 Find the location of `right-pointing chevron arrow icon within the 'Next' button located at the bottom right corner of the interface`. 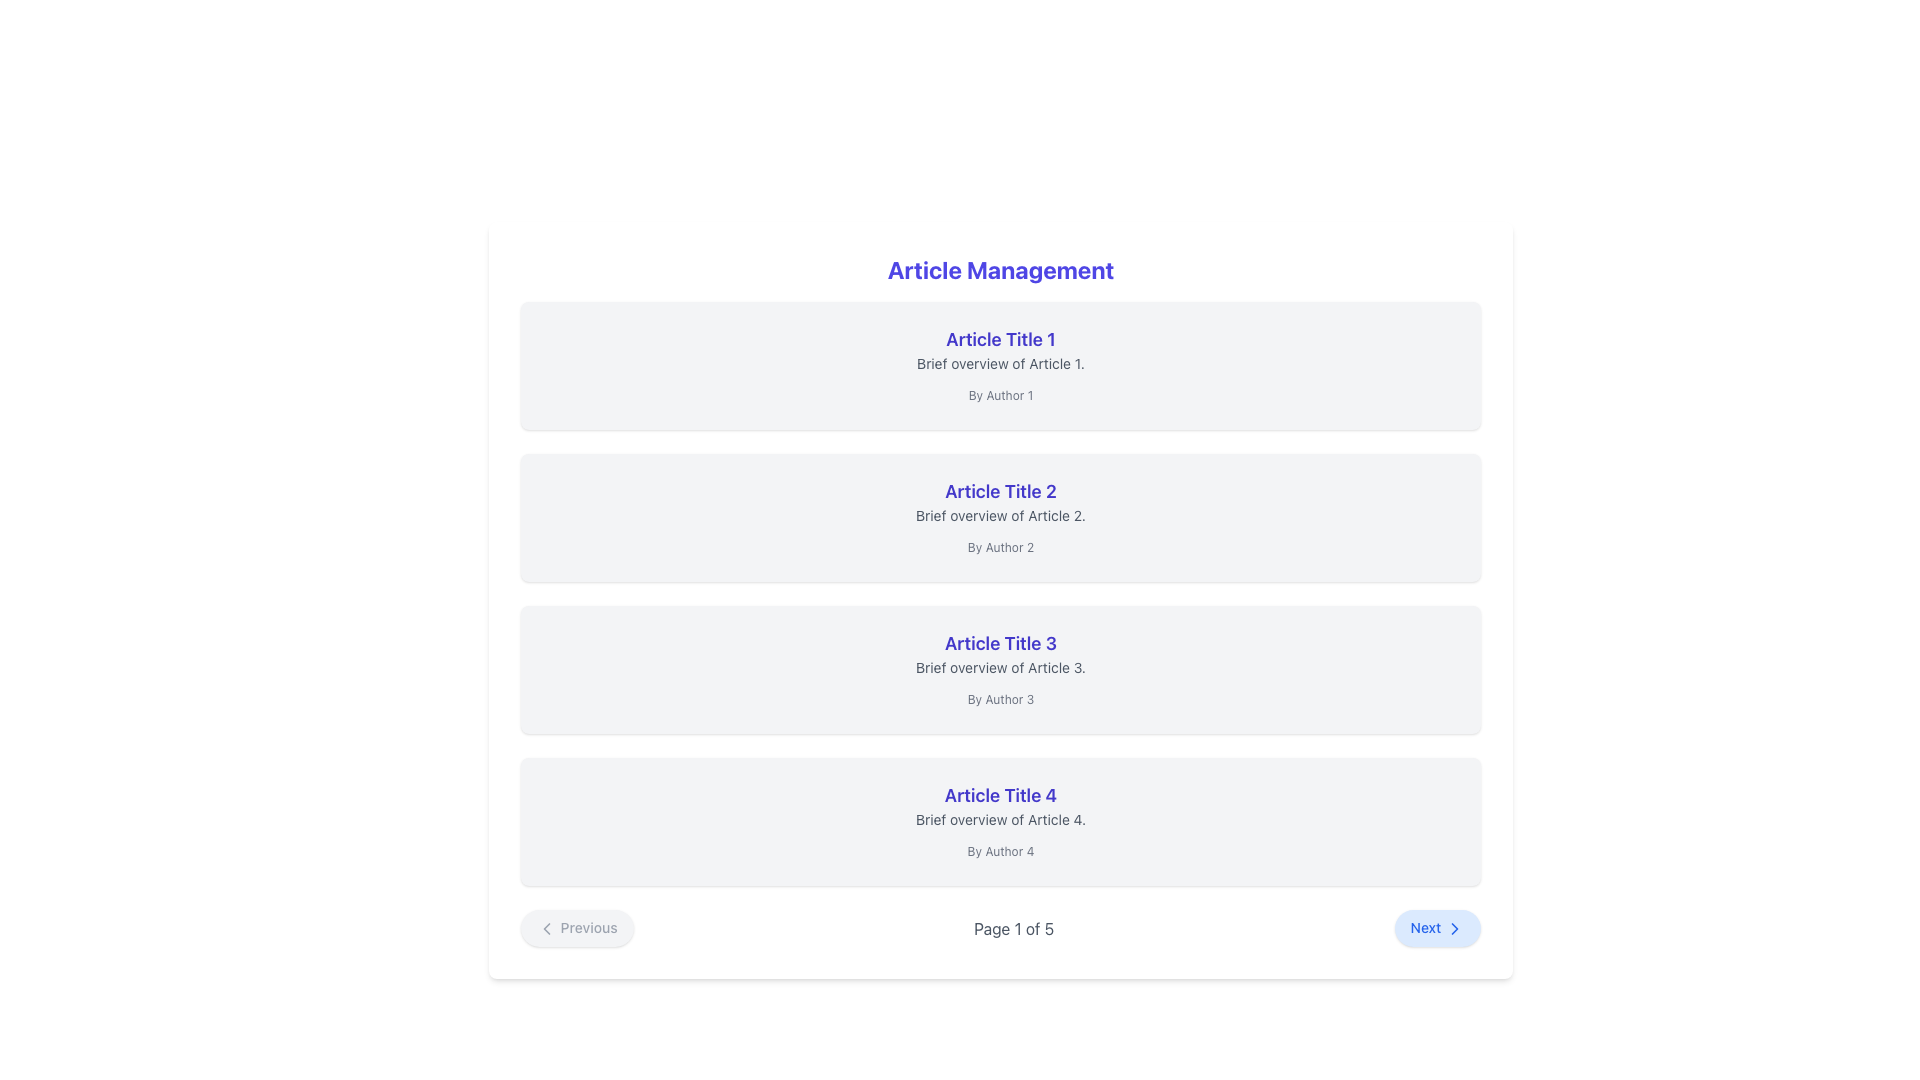

right-pointing chevron arrow icon within the 'Next' button located at the bottom right corner of the interface is located at coordinates (1454, 929).